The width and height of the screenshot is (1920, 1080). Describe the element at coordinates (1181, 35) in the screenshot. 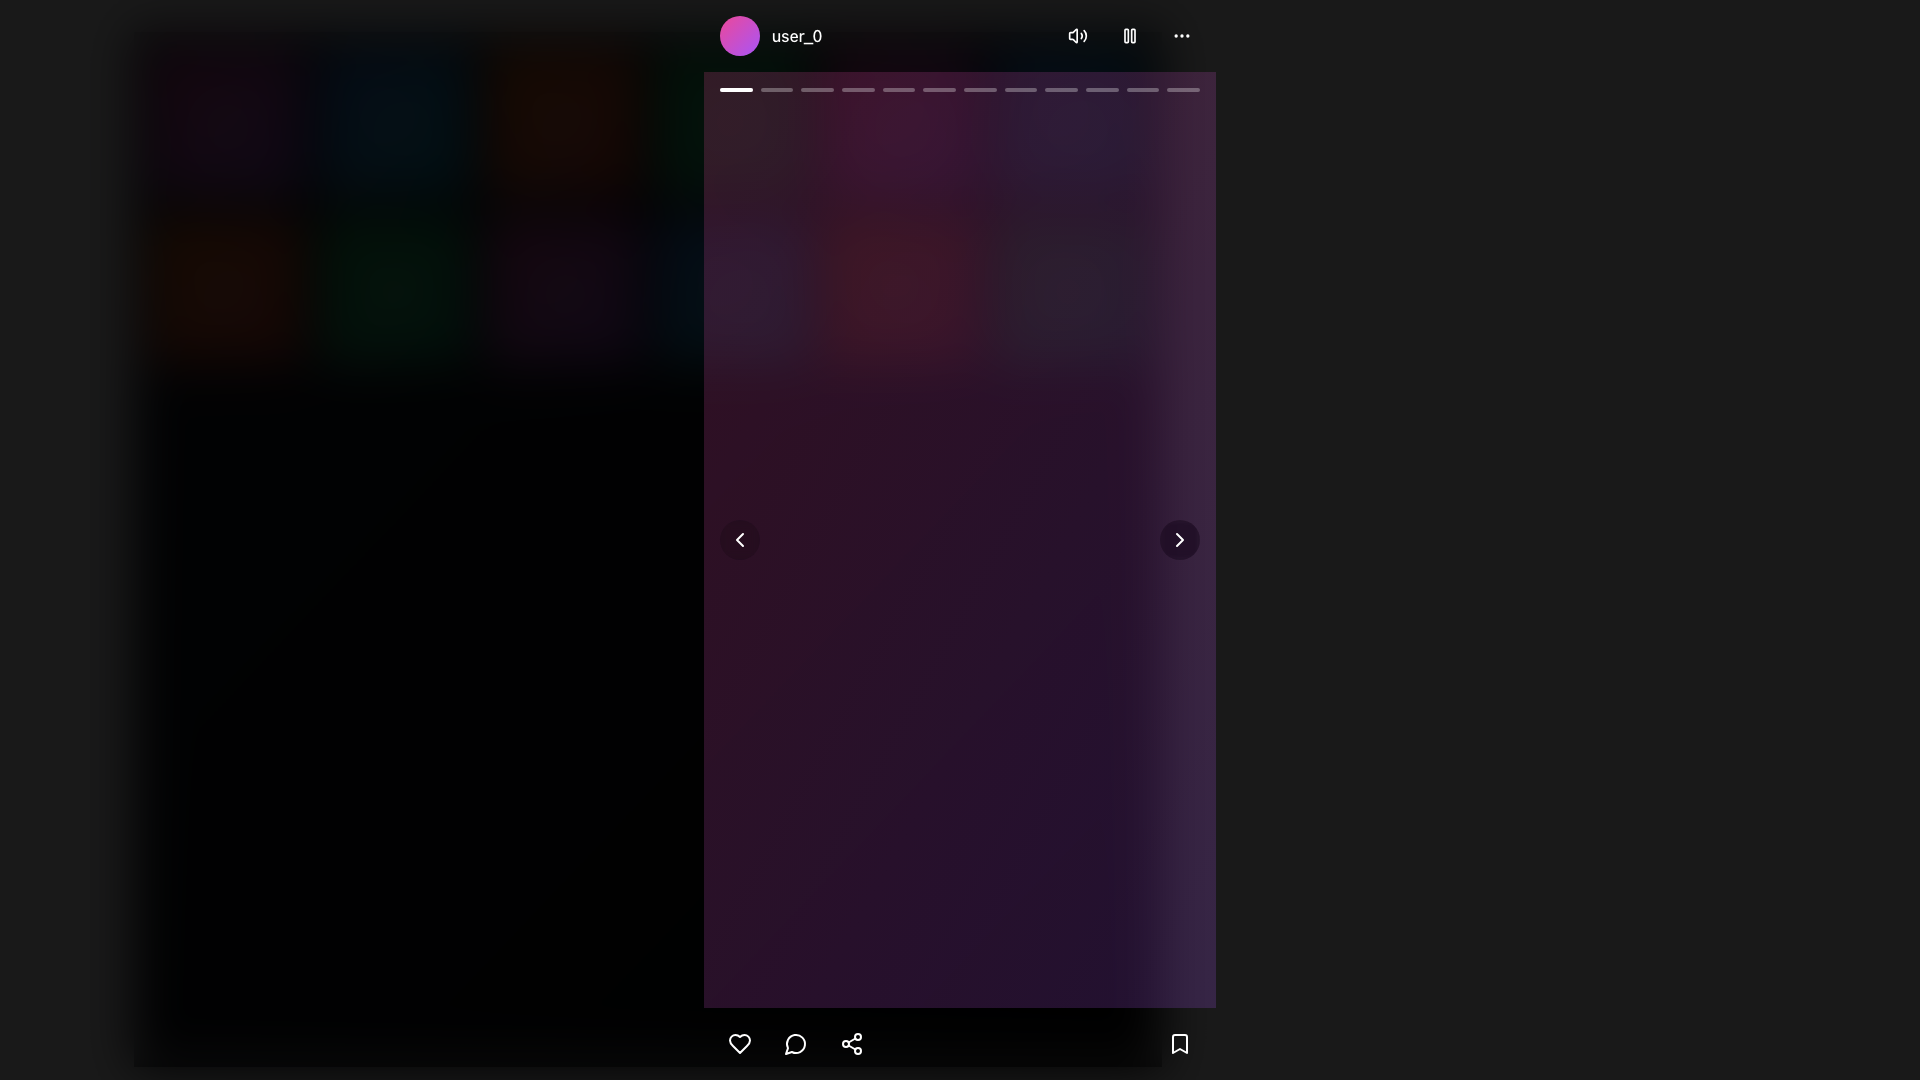

I see `the ellipsis icon (three dots) located in the top-right corner of the interface` at that location.